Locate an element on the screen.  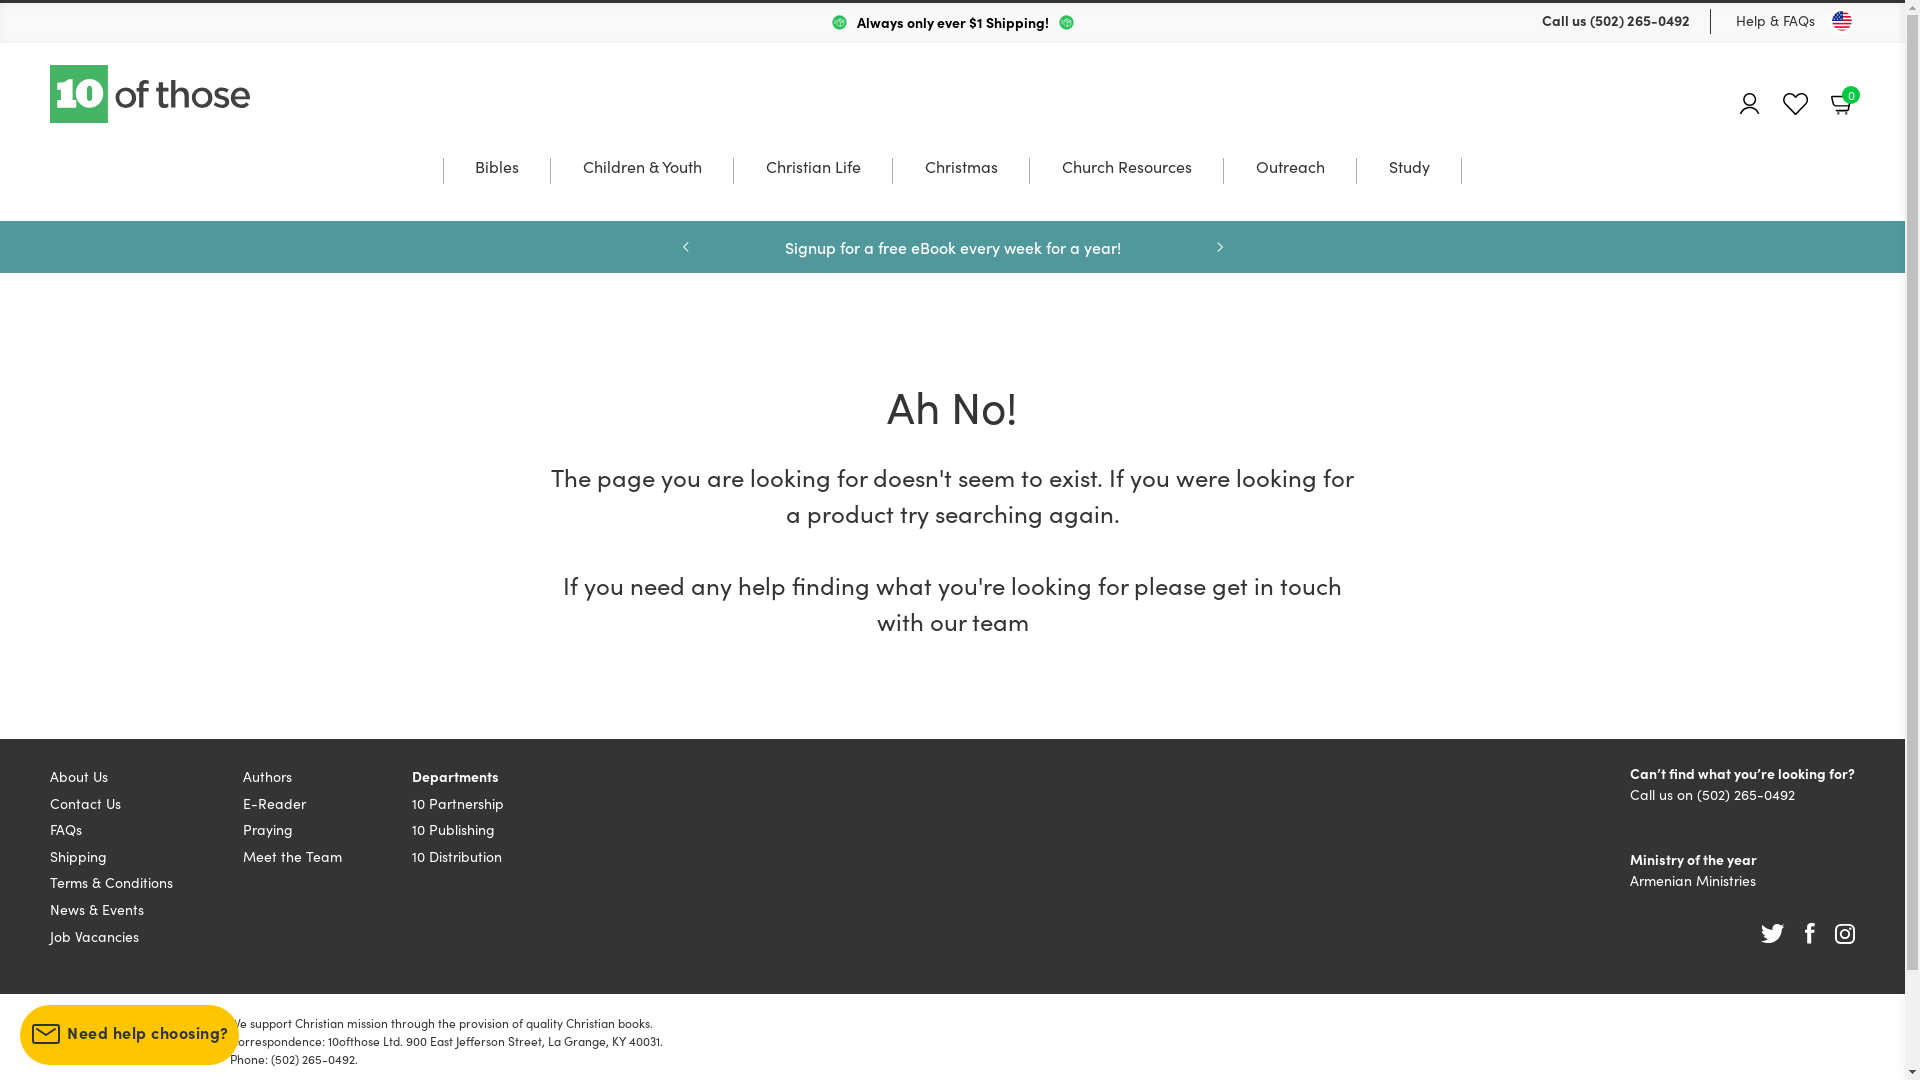
'Children & Youth' is located at coordinates (581, 185).